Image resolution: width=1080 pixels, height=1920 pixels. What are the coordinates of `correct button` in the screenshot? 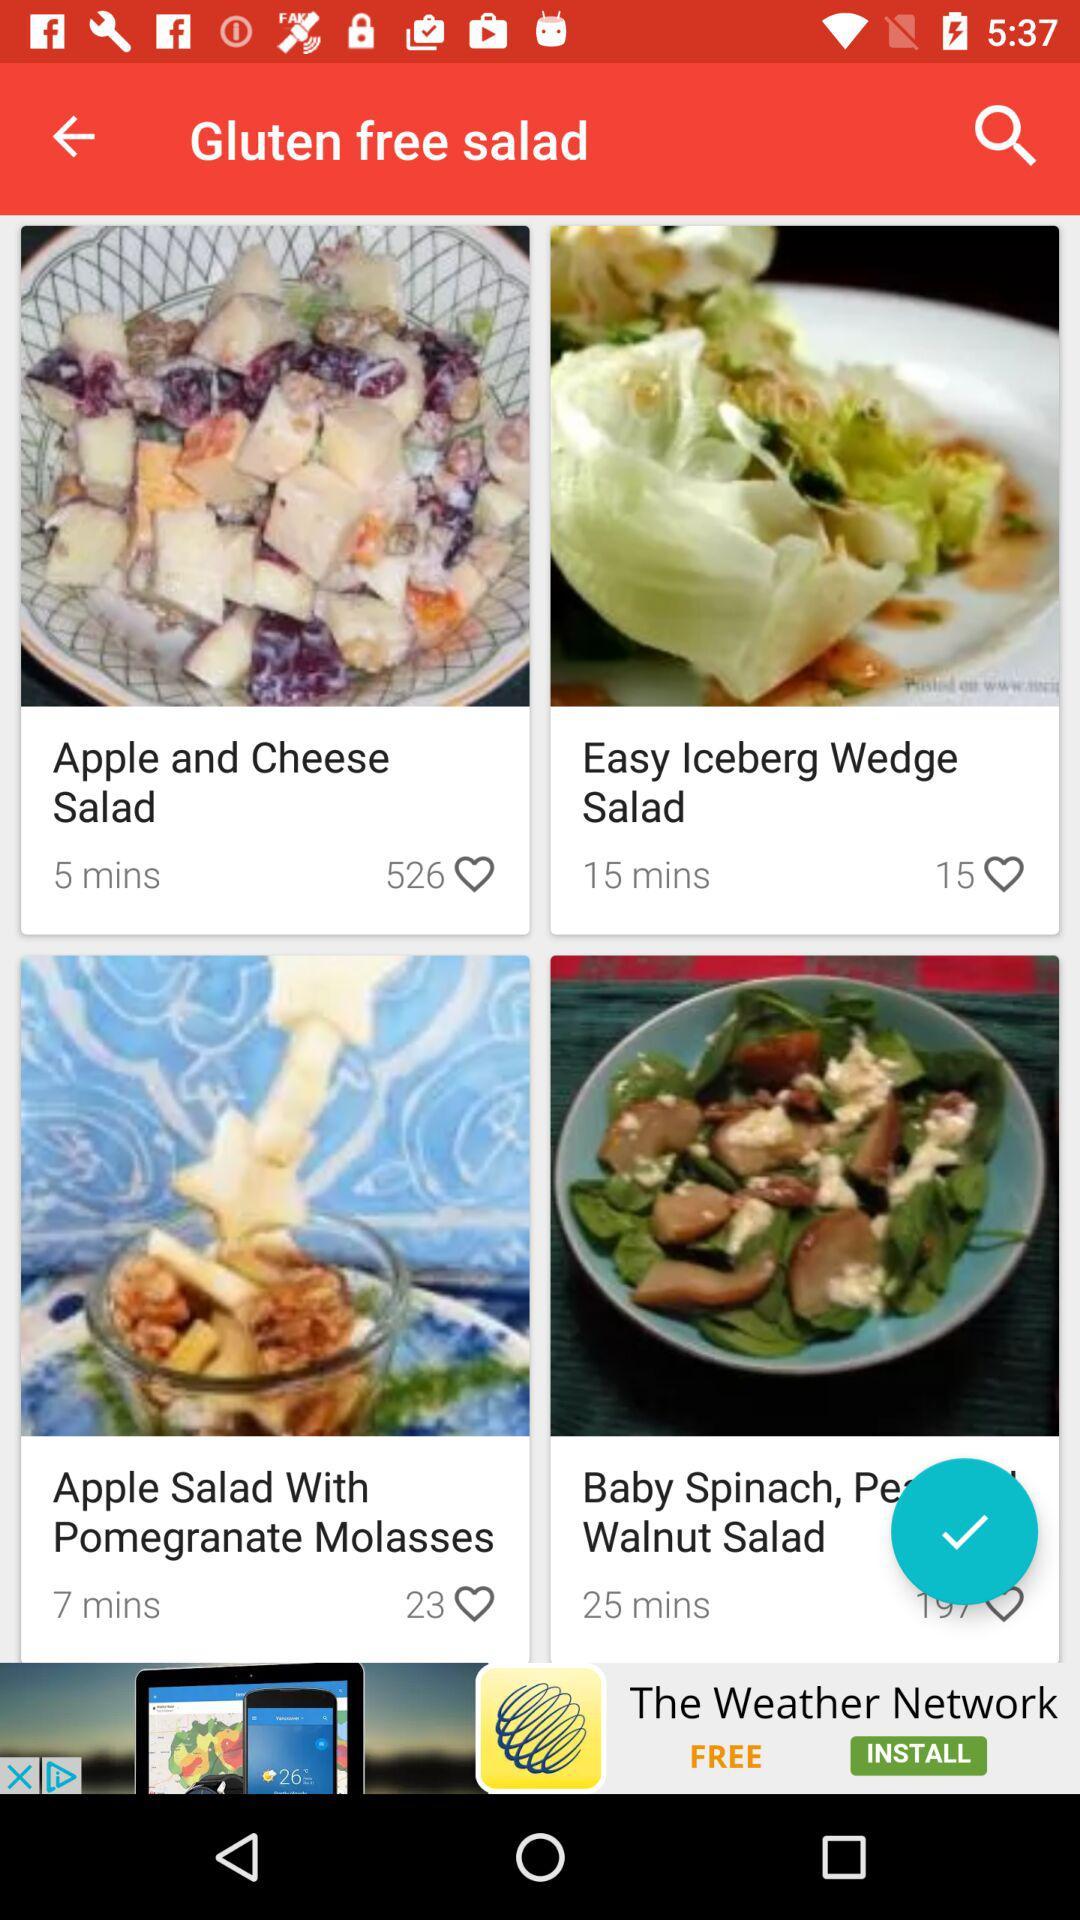 It's located at (963, 1530).